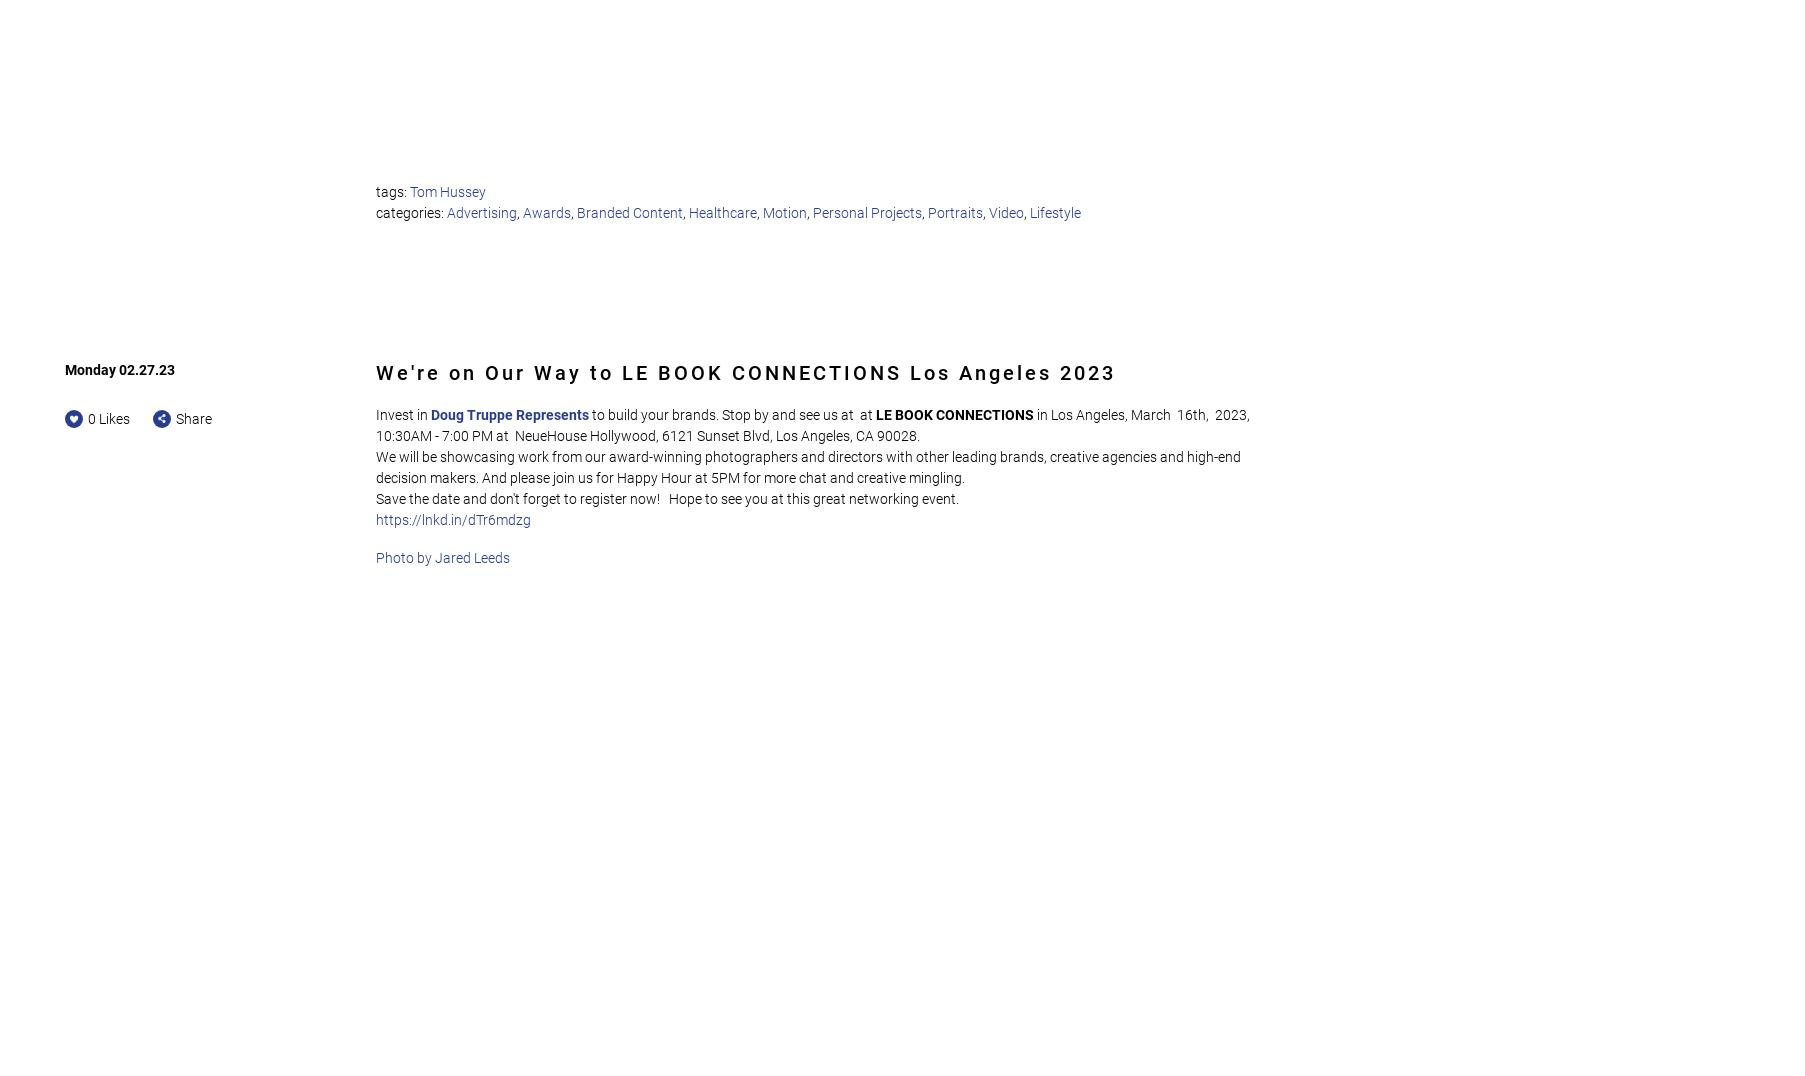  What do you see at coordinates (874, 414) in the screenshot?
I see `'LE BOOK'` at bounding box center [874, 414].